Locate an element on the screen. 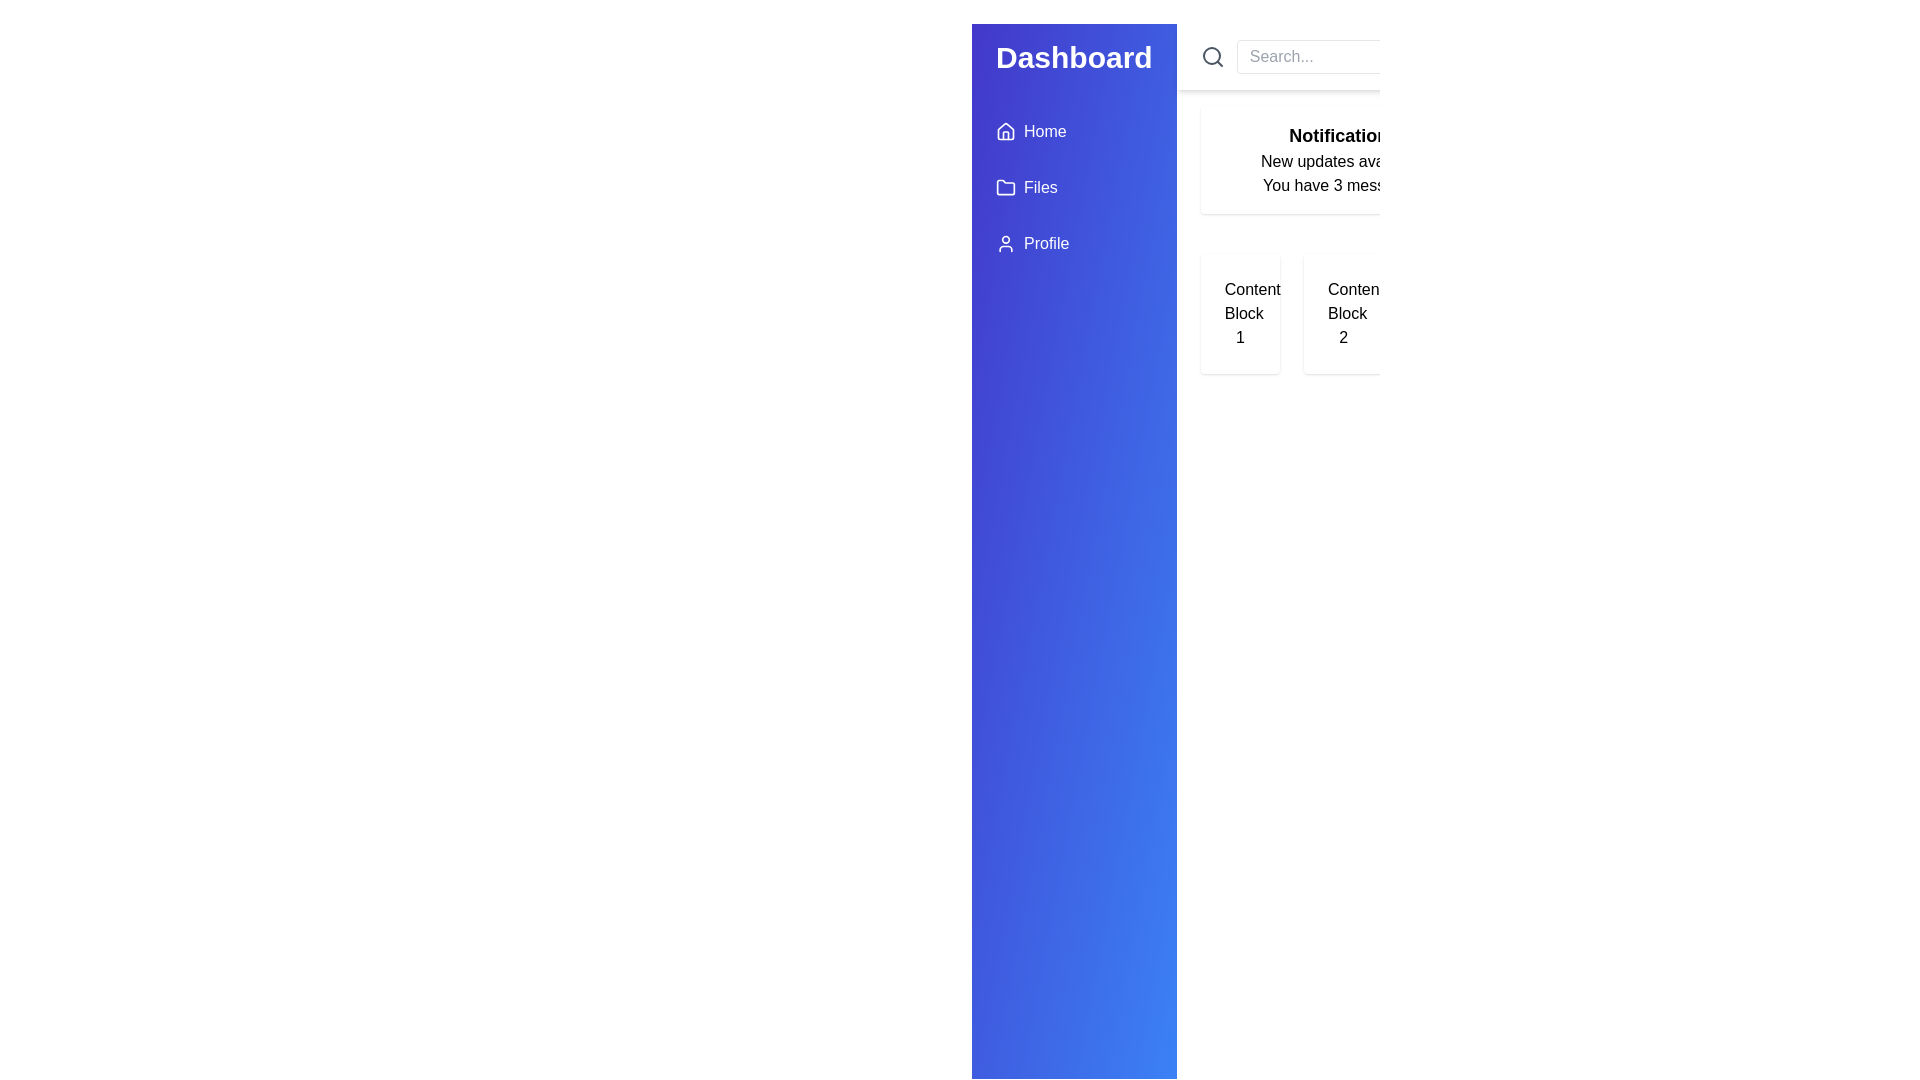 The image size is (1920, 1080). the 'Files' icon in the left navigation sidebar is located at coordinates (1006, 186).